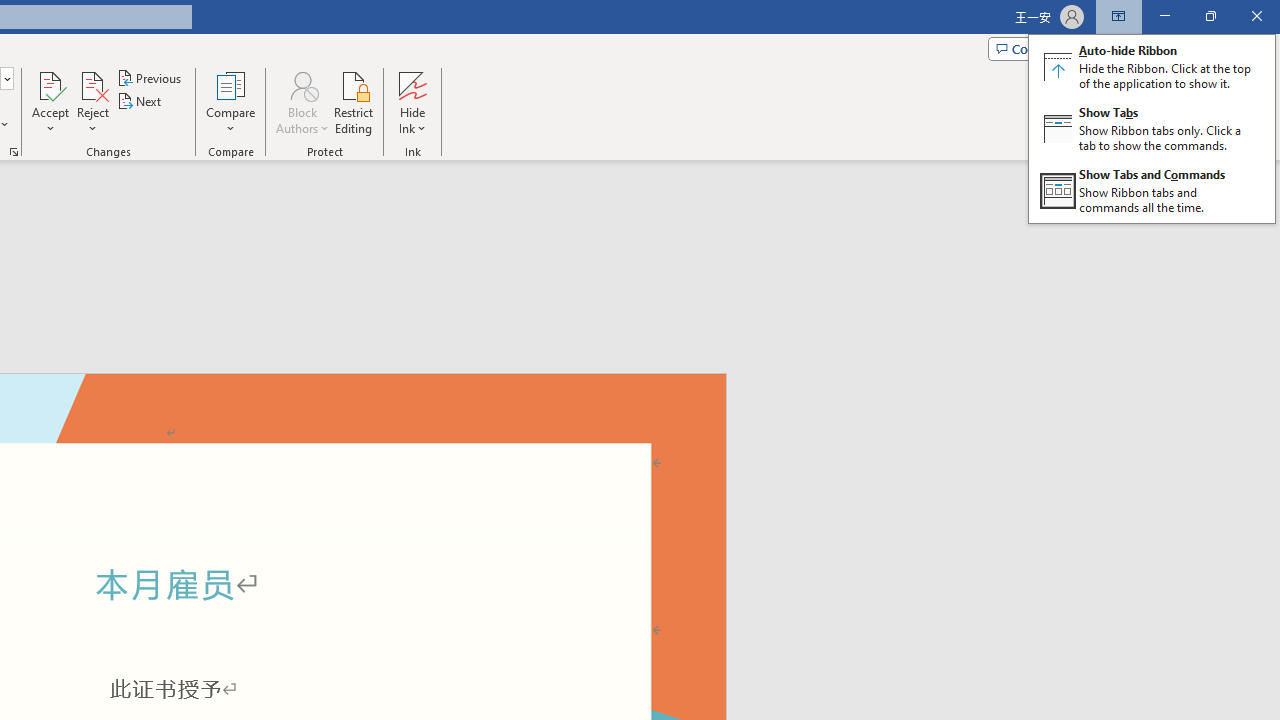 This screenshot has height=720, width=1280. I want to click on 'Change Tracking Options...', so click(14, 150).